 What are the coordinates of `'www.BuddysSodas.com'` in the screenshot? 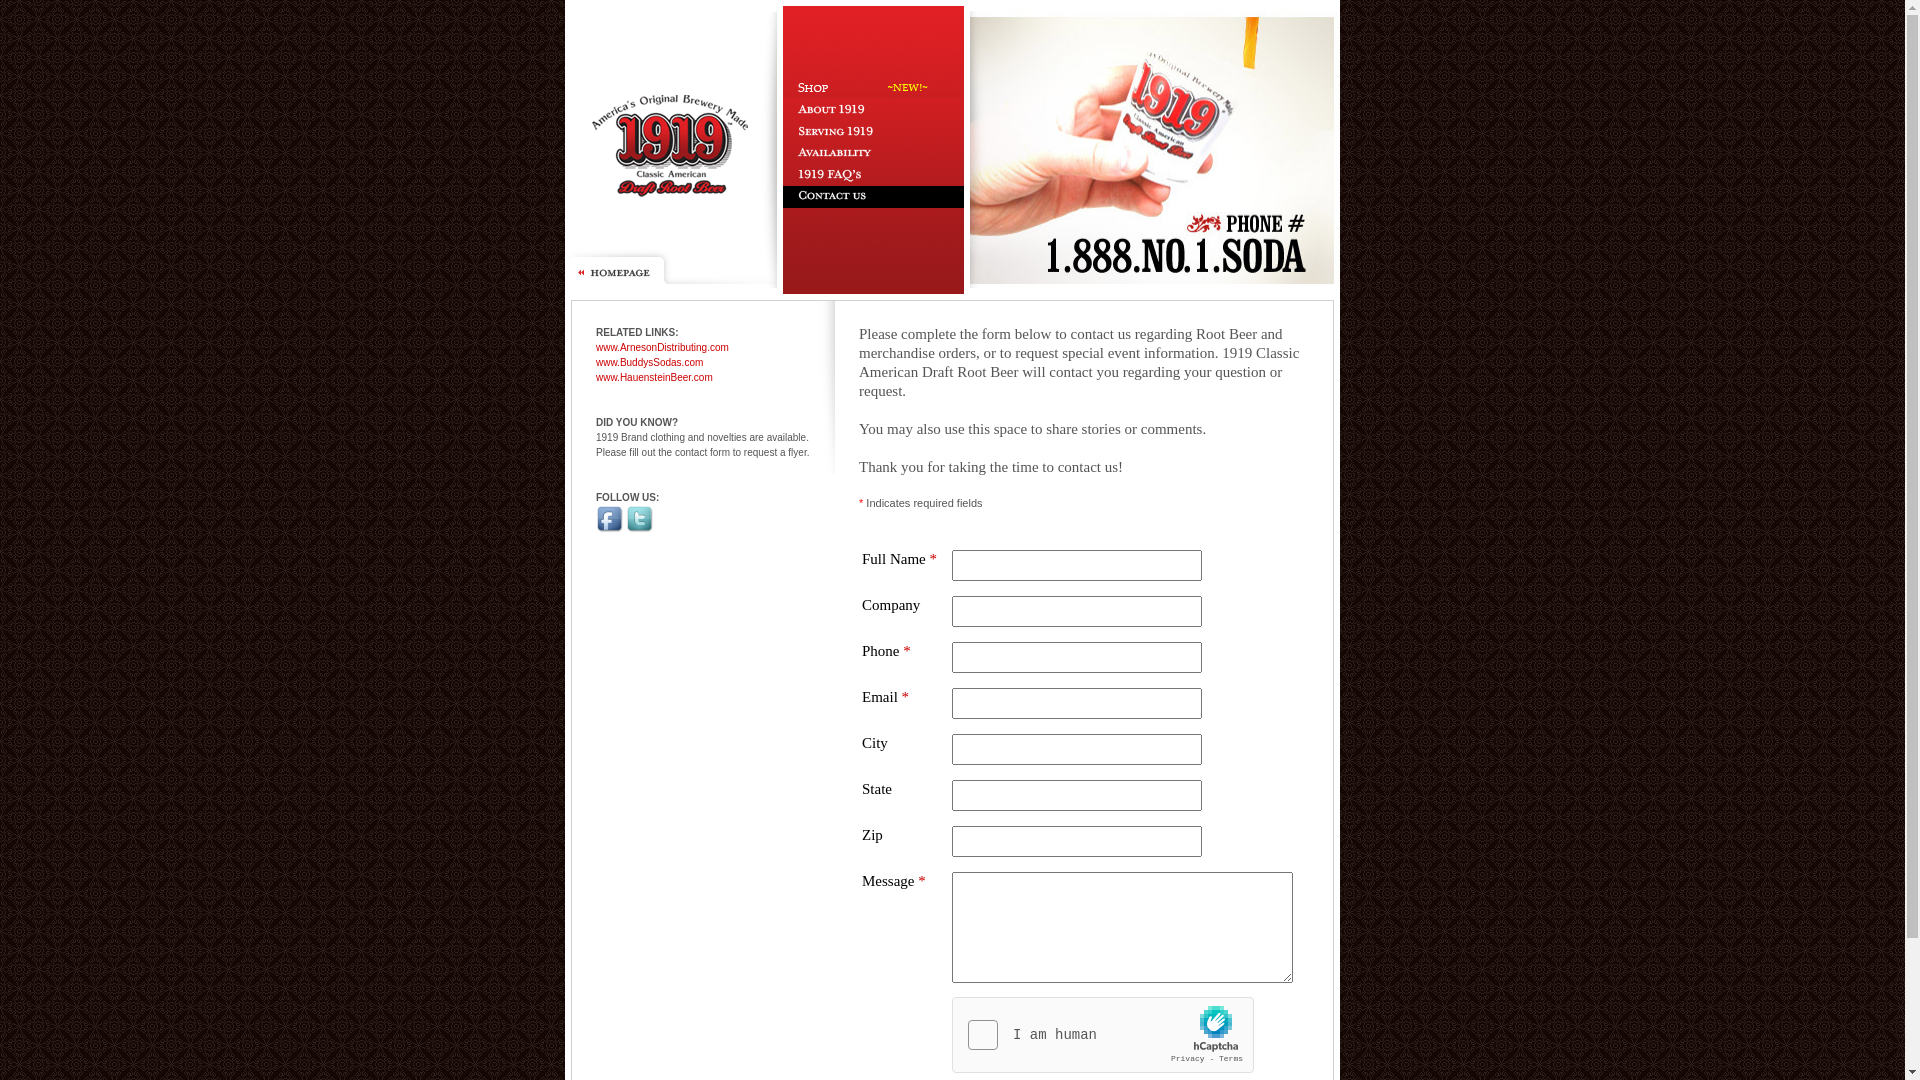 It's located at (649, 362).